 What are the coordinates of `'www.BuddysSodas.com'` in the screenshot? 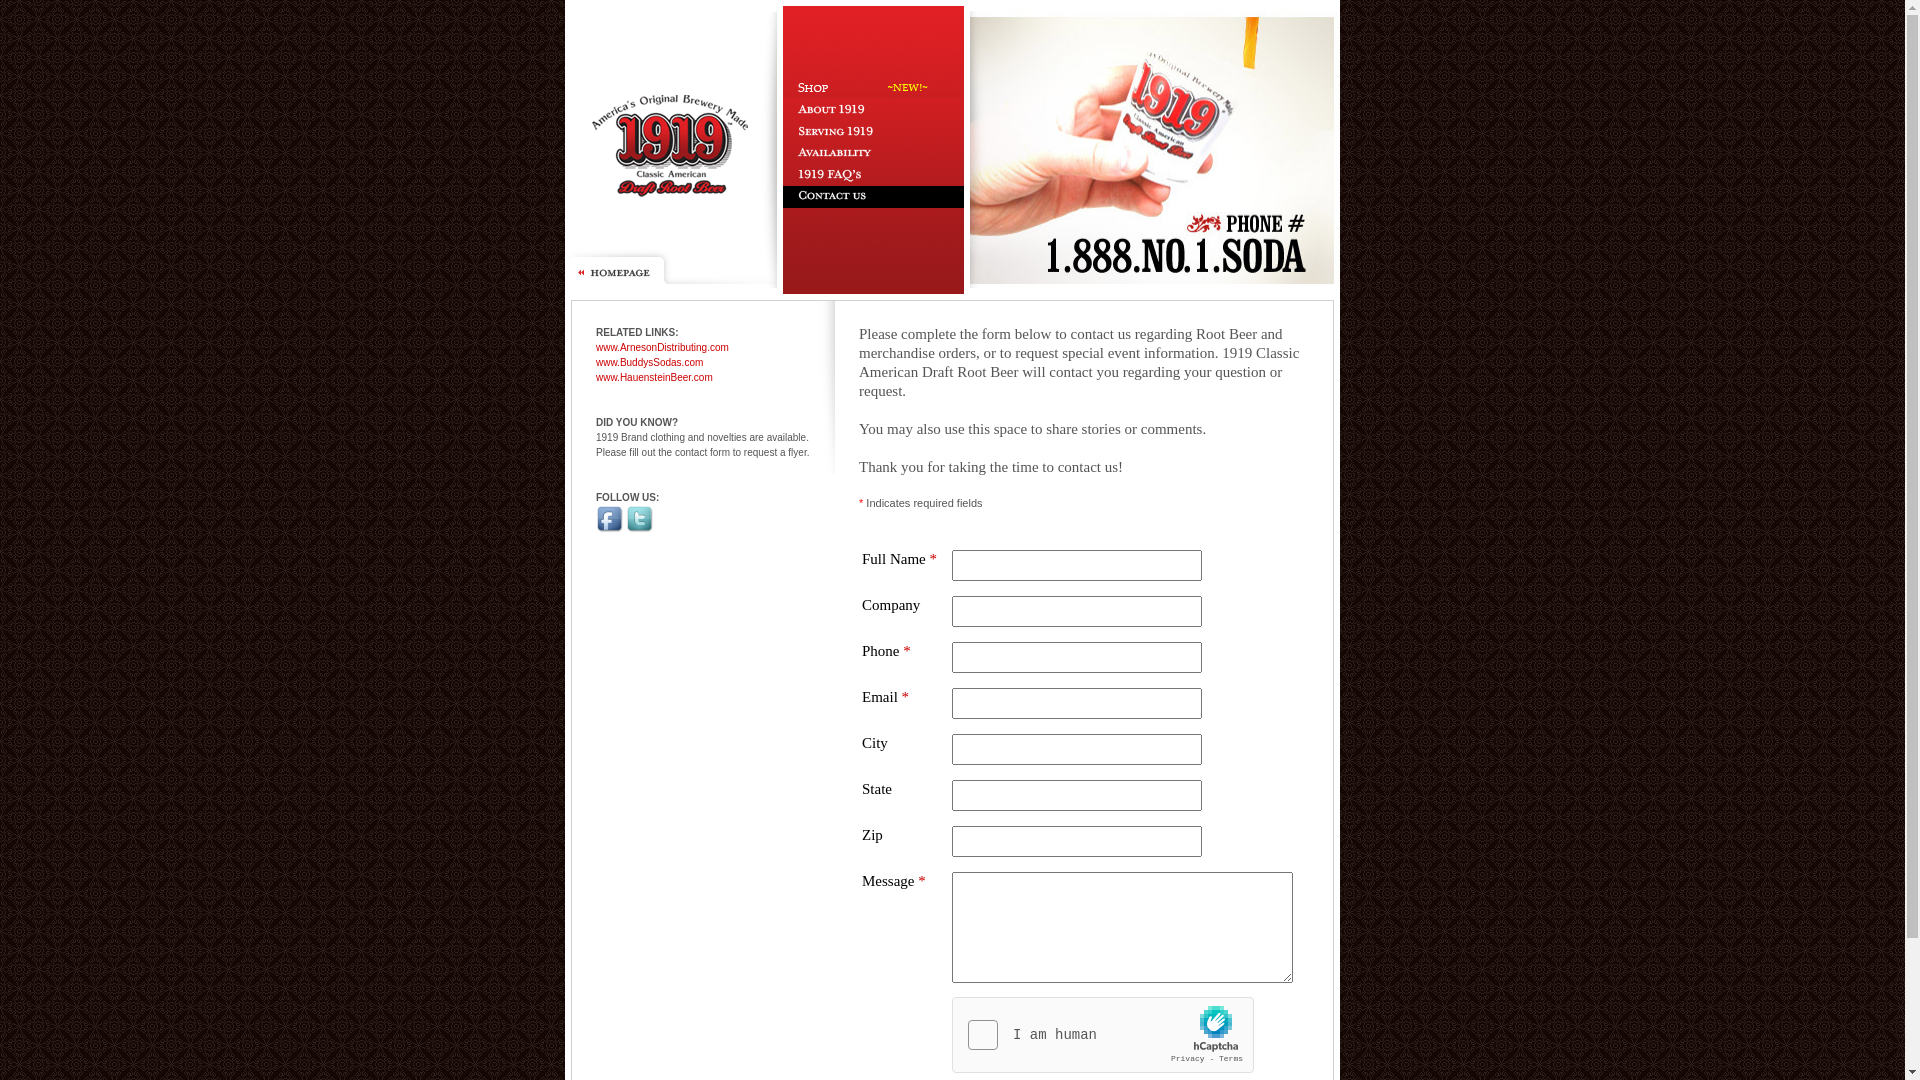 It's located at (649, 362).